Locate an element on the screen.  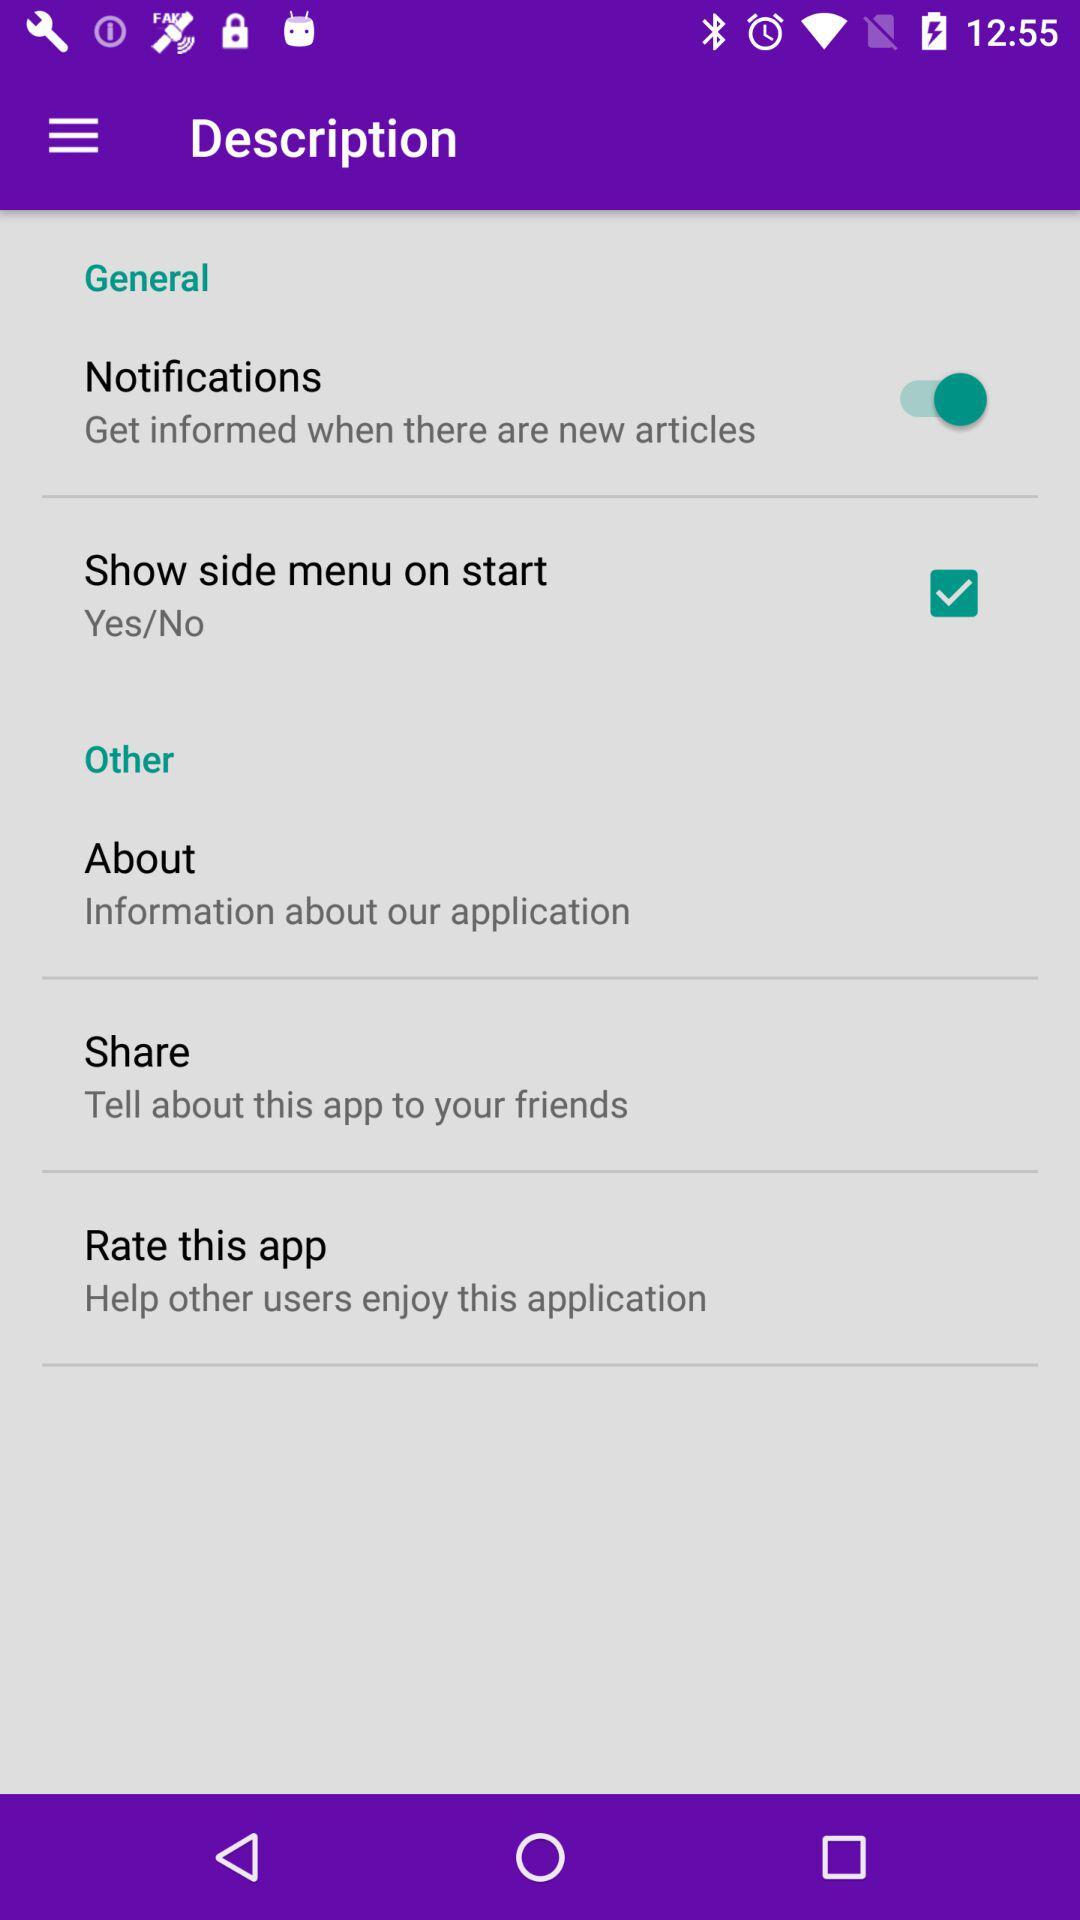
icon above general is located at coordinates (72, 135).